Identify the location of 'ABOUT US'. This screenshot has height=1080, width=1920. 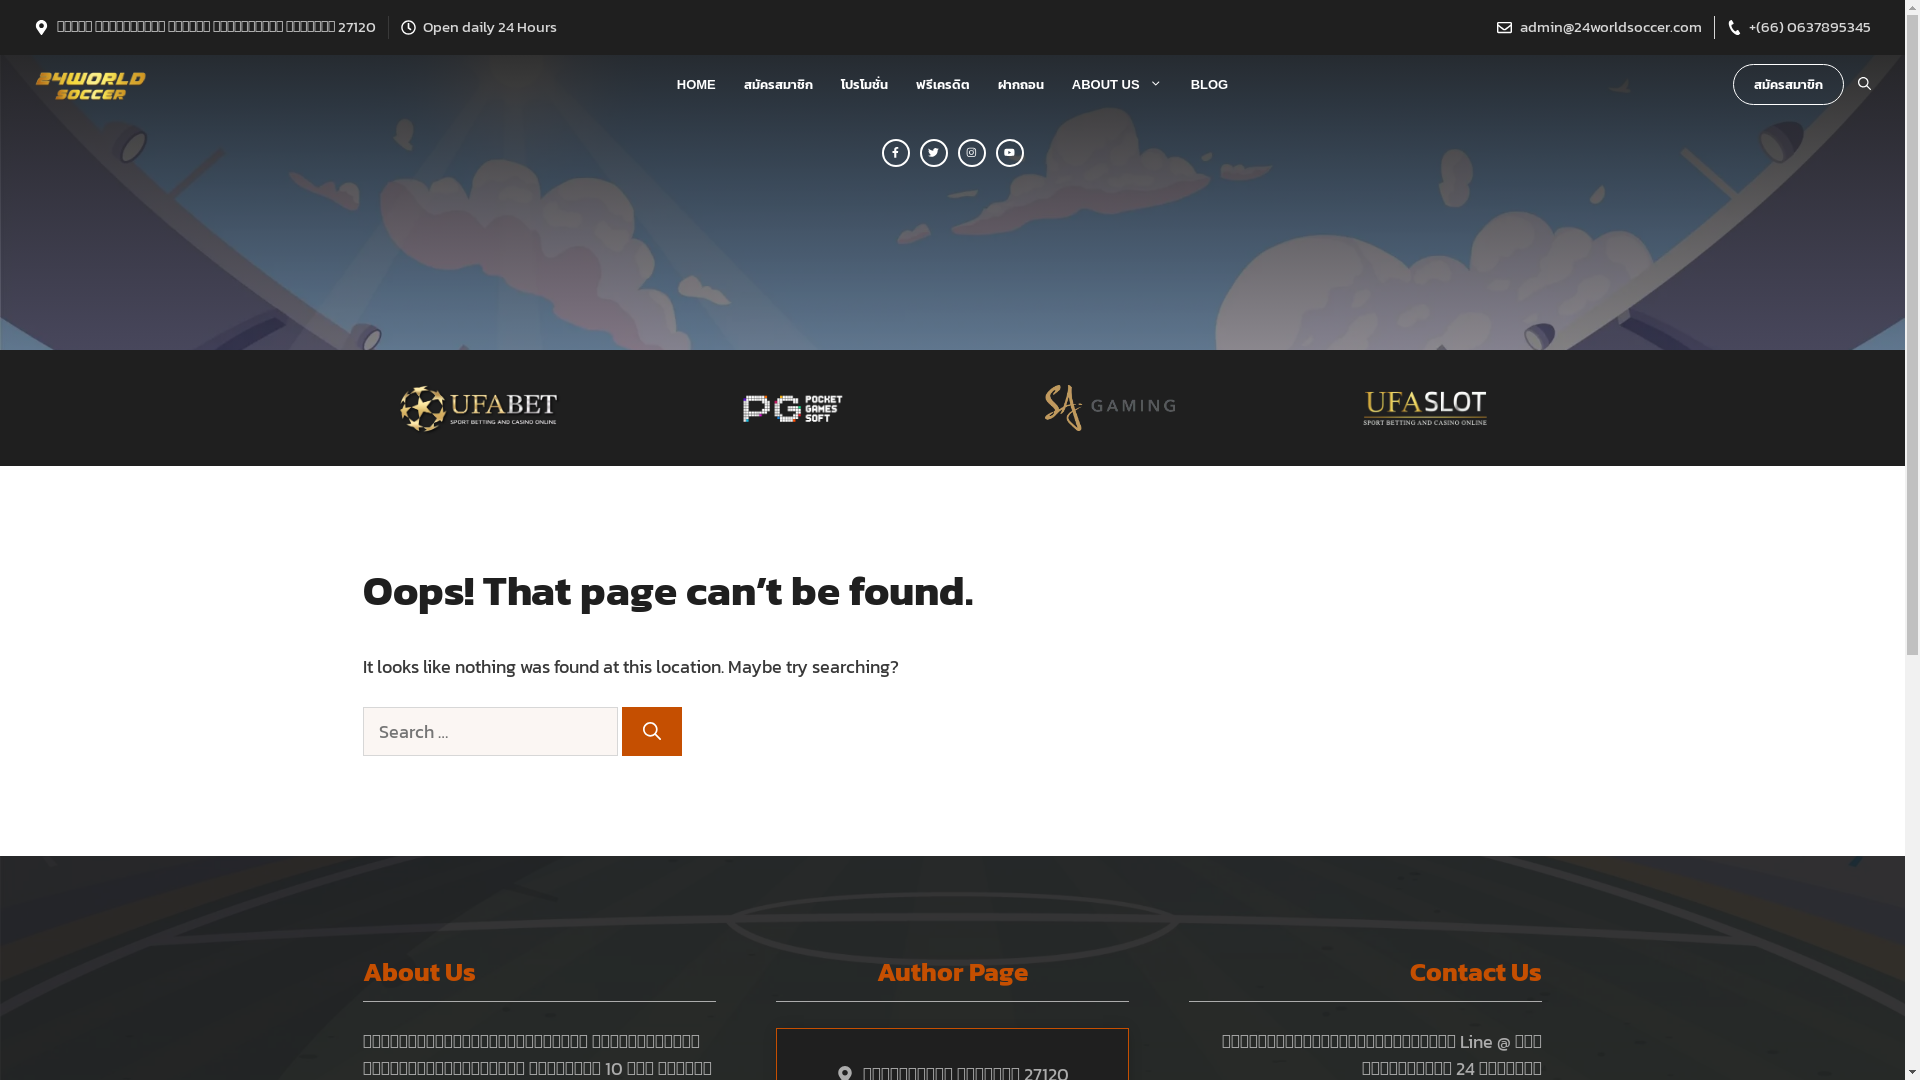
(1056, 83).